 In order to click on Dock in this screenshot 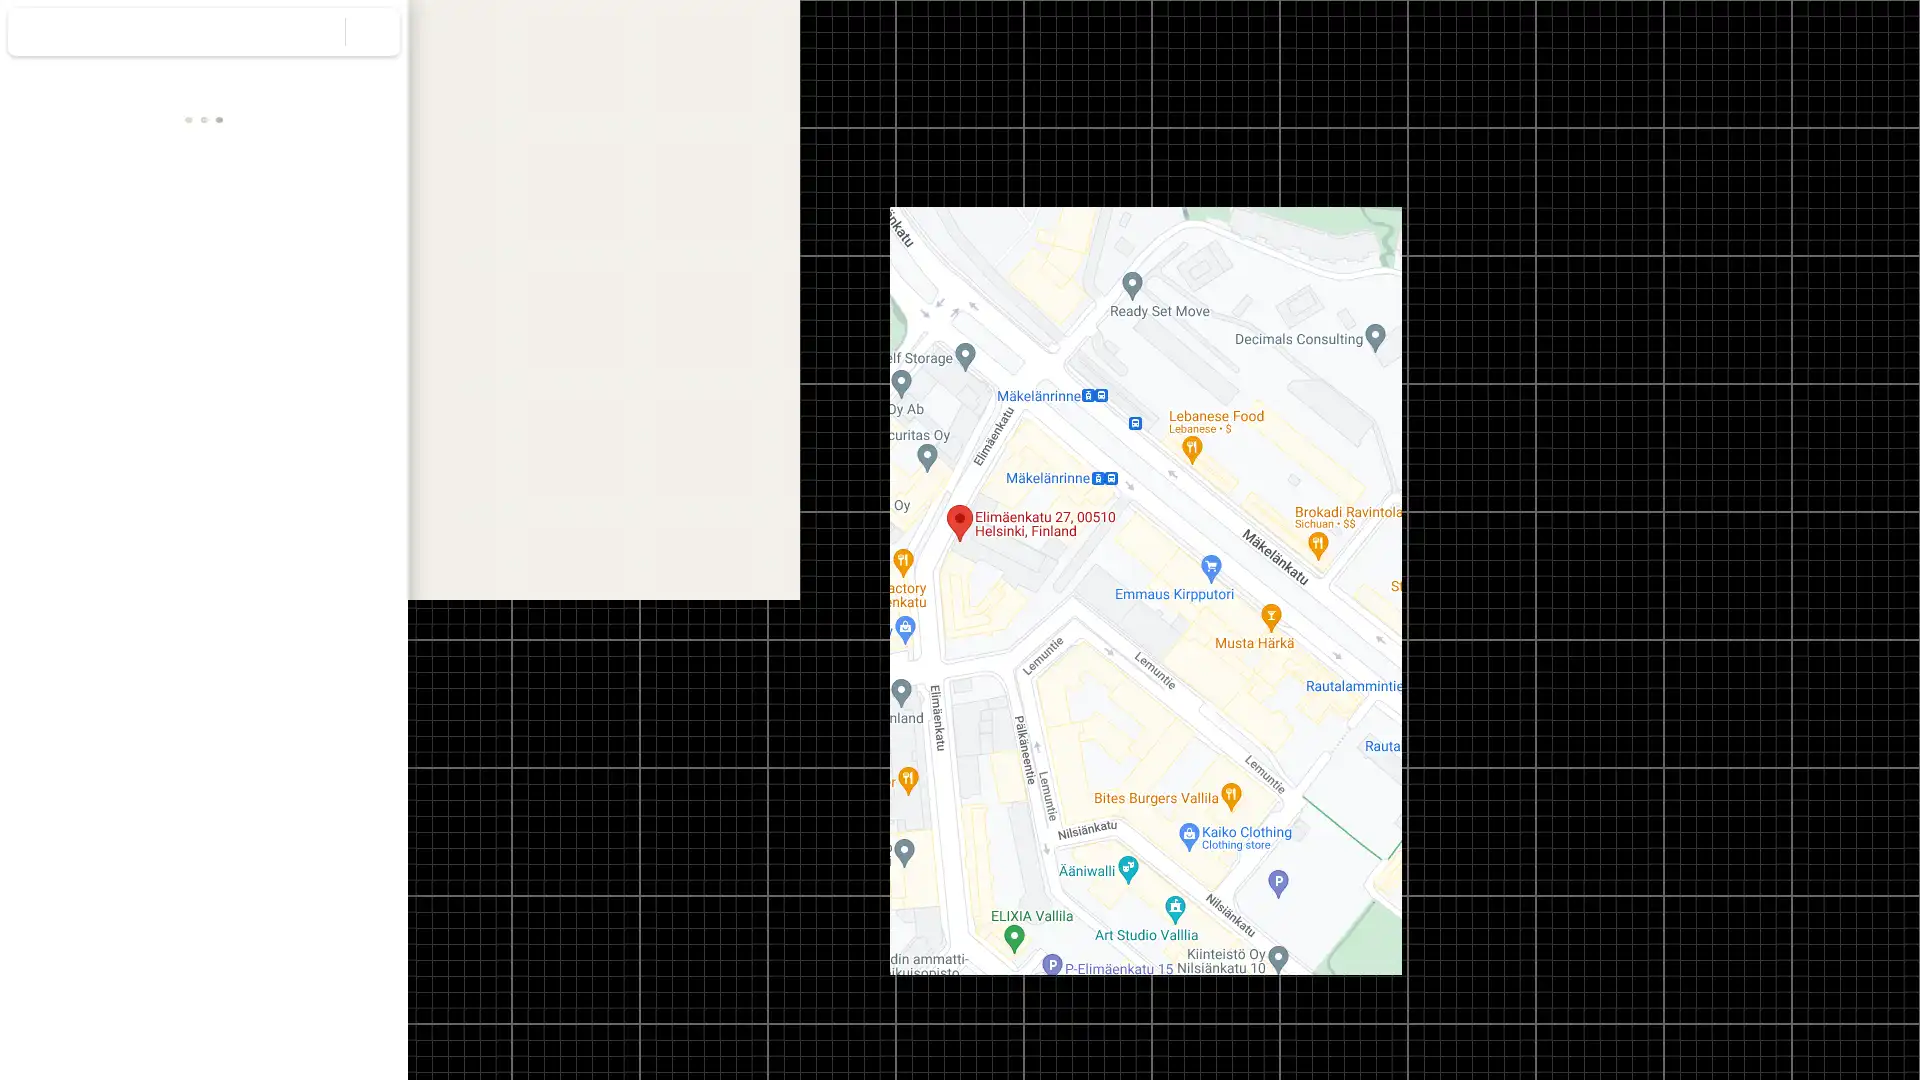, I will do `click(349, 266)`.